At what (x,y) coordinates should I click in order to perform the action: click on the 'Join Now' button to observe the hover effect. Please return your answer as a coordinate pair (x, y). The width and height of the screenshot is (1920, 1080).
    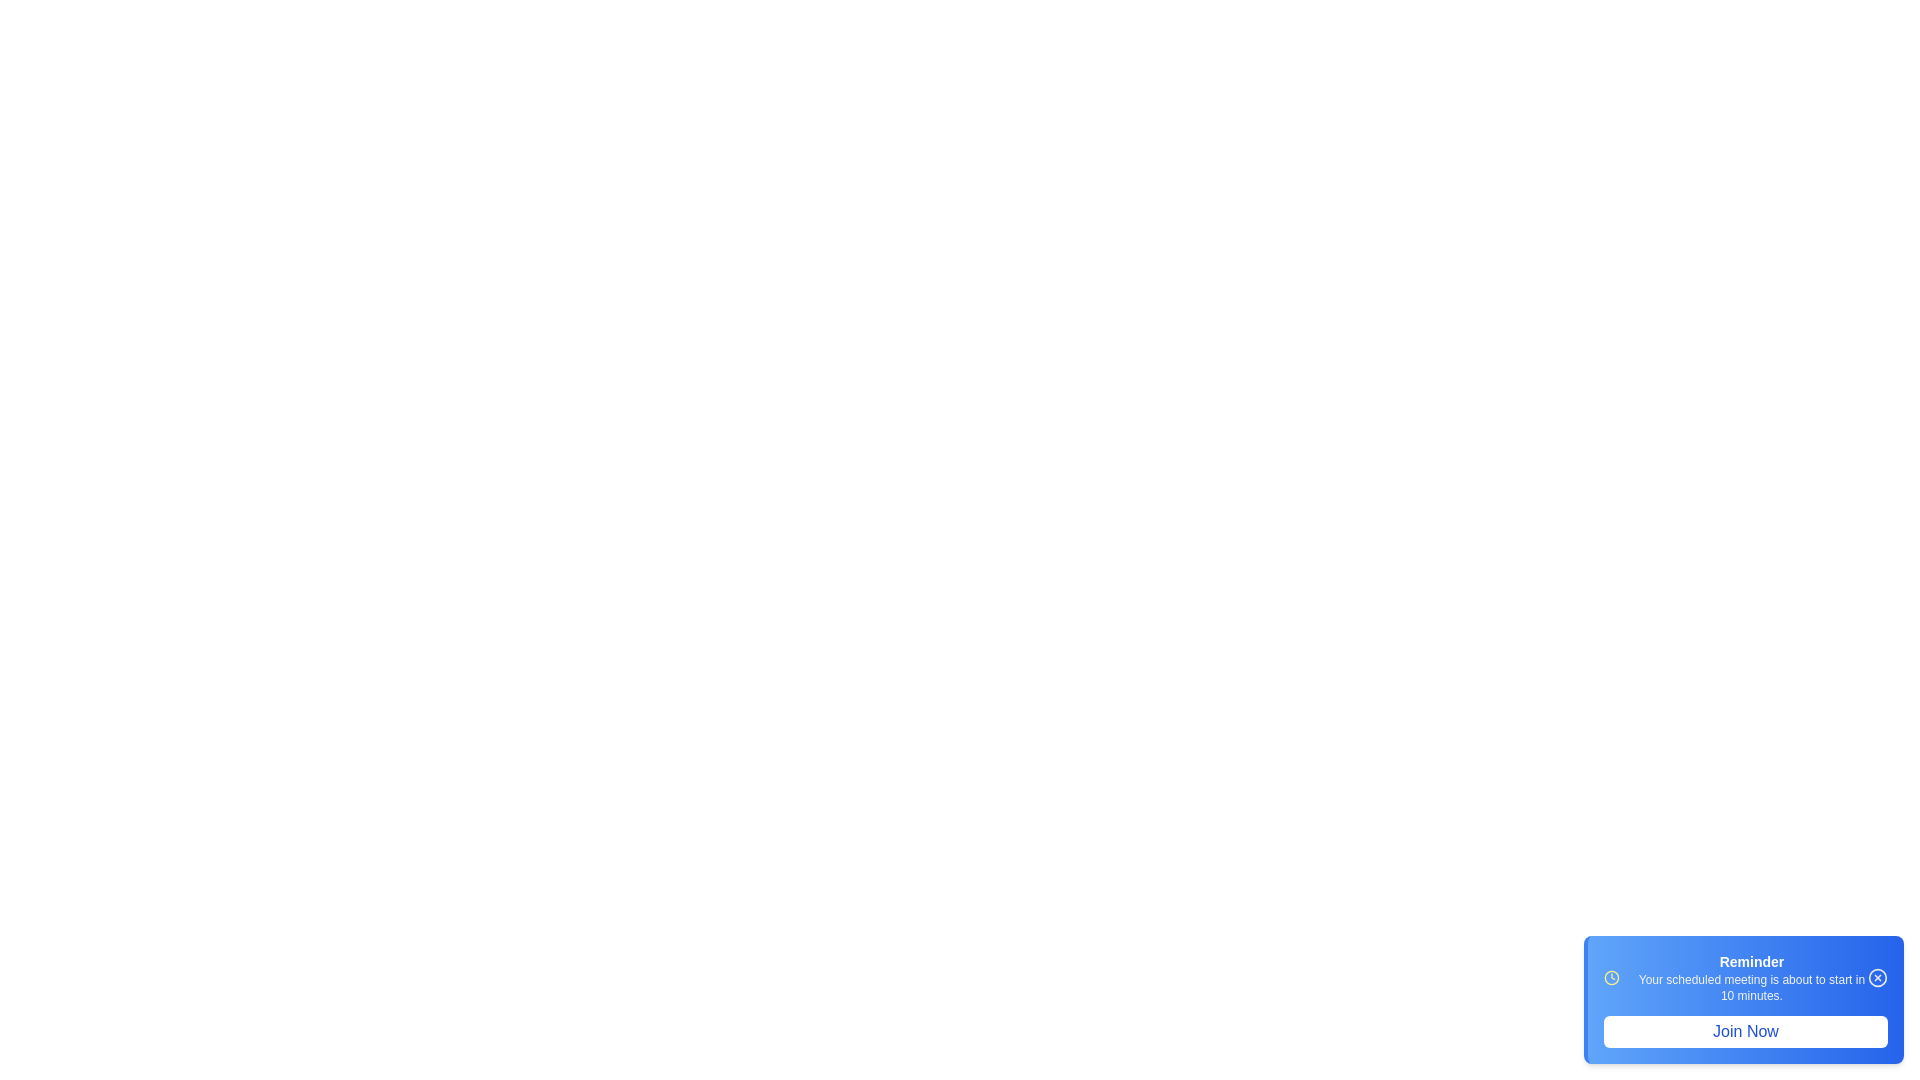
    Looking at the image, I should click on (1745, 1032).